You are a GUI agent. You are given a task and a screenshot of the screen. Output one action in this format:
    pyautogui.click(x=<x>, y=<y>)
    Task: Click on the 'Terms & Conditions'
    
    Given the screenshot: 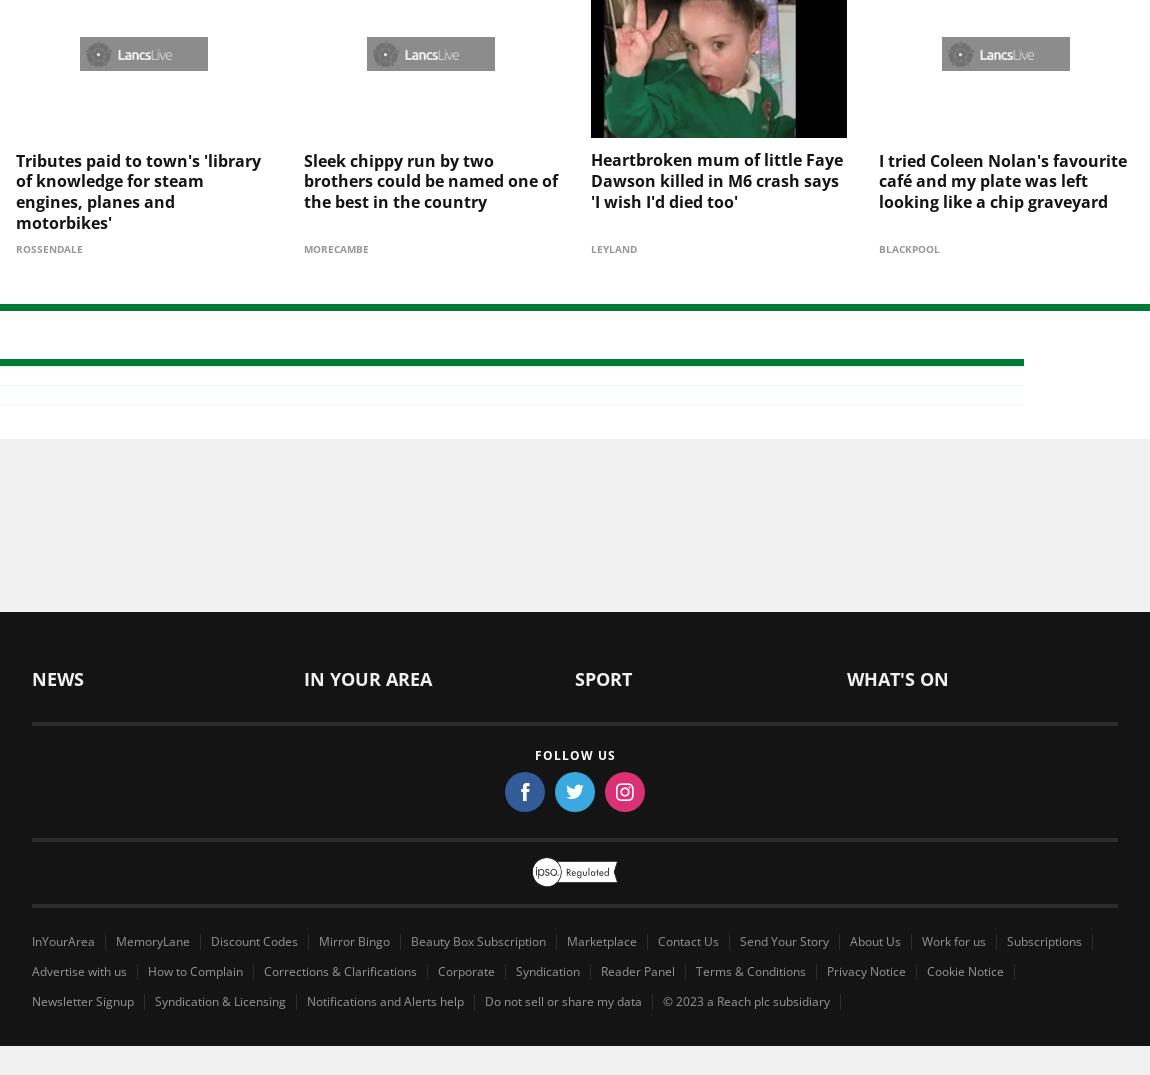 What is the action you would take?
    pyautogui.click(x=749, y=937)
    